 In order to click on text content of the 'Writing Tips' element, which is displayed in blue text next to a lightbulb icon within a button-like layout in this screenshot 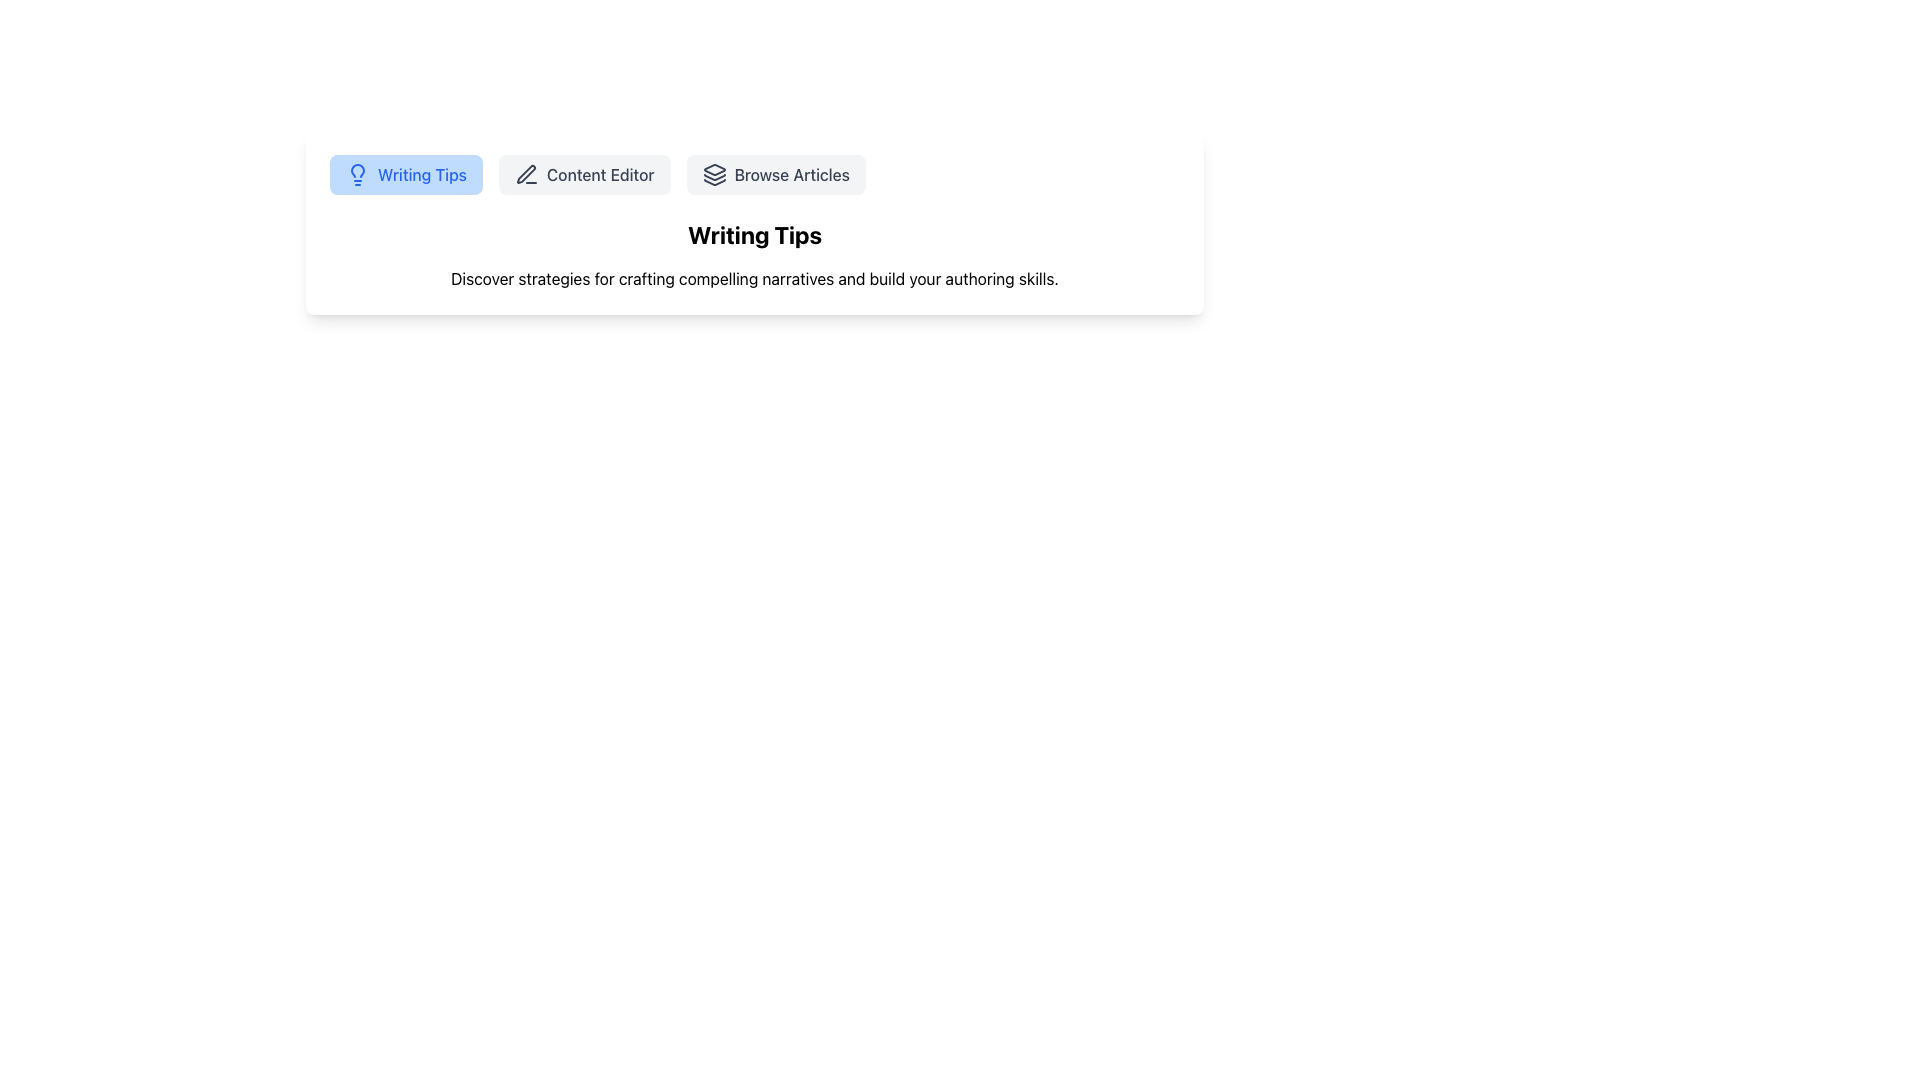, I will do `click(421, 173)`.